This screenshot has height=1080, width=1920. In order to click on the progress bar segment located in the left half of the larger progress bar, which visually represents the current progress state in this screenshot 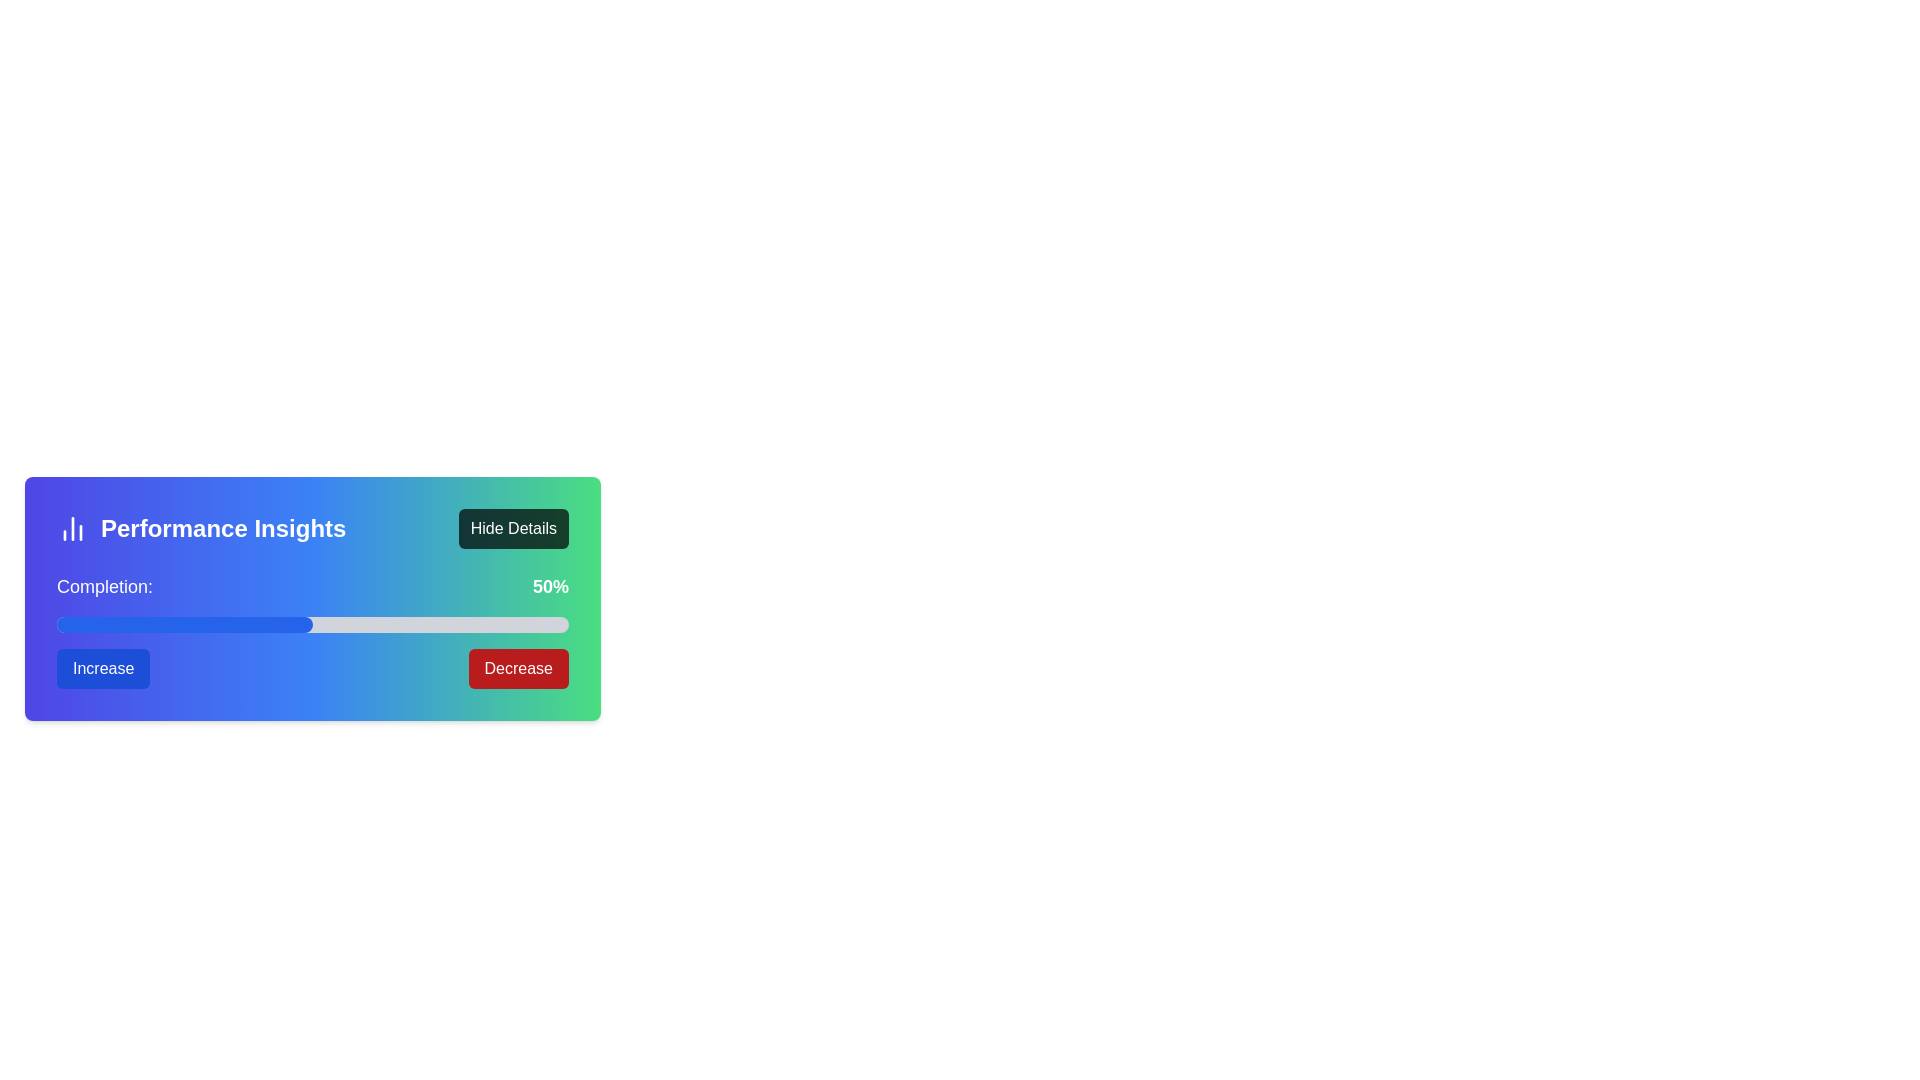, I will do `click(185, 623)`.